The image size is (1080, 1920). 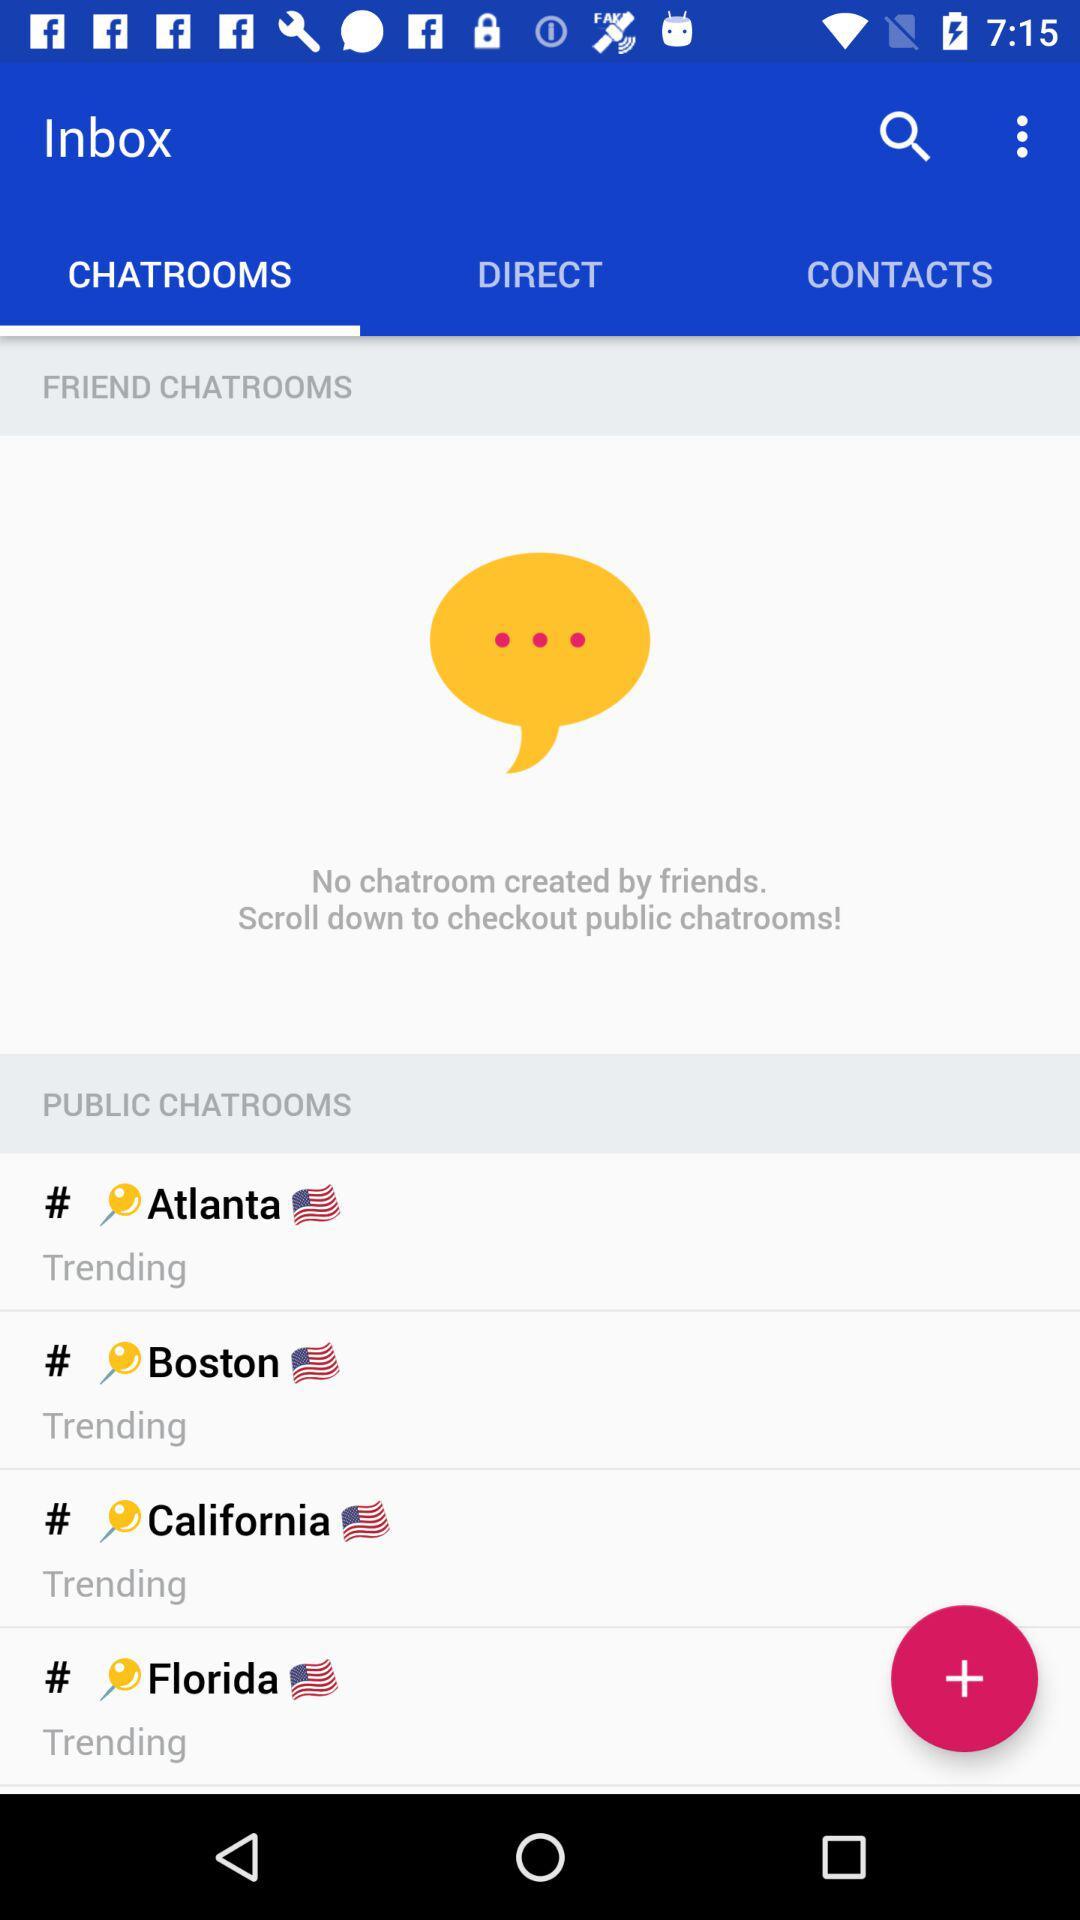 What do you see at coordinates (963, 1678) in the screenshot?
I see `the add icon` at bounding box center [963, 1678].